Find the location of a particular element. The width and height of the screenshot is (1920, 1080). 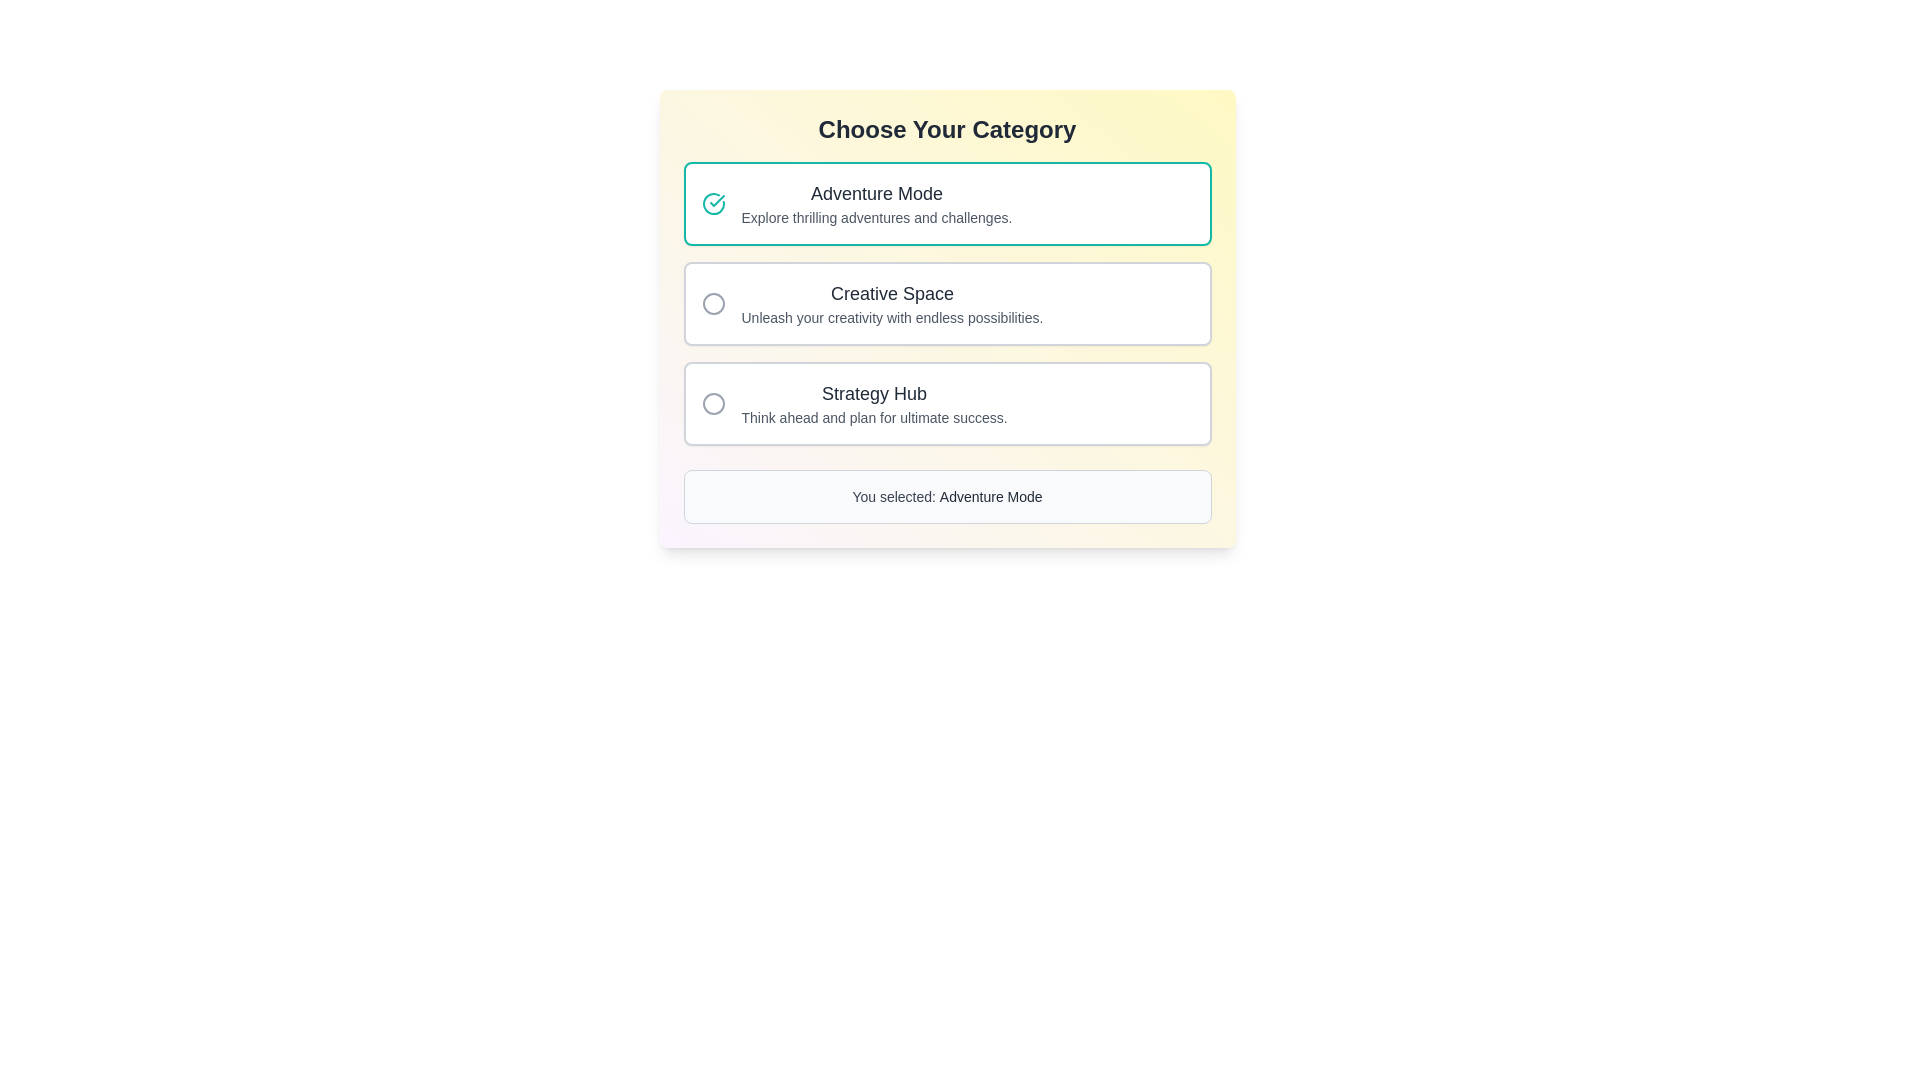

the selectable option styled as a card for 'Adventure Mode' category located in the first card of the selection menu is located at coordinates (876, 204).